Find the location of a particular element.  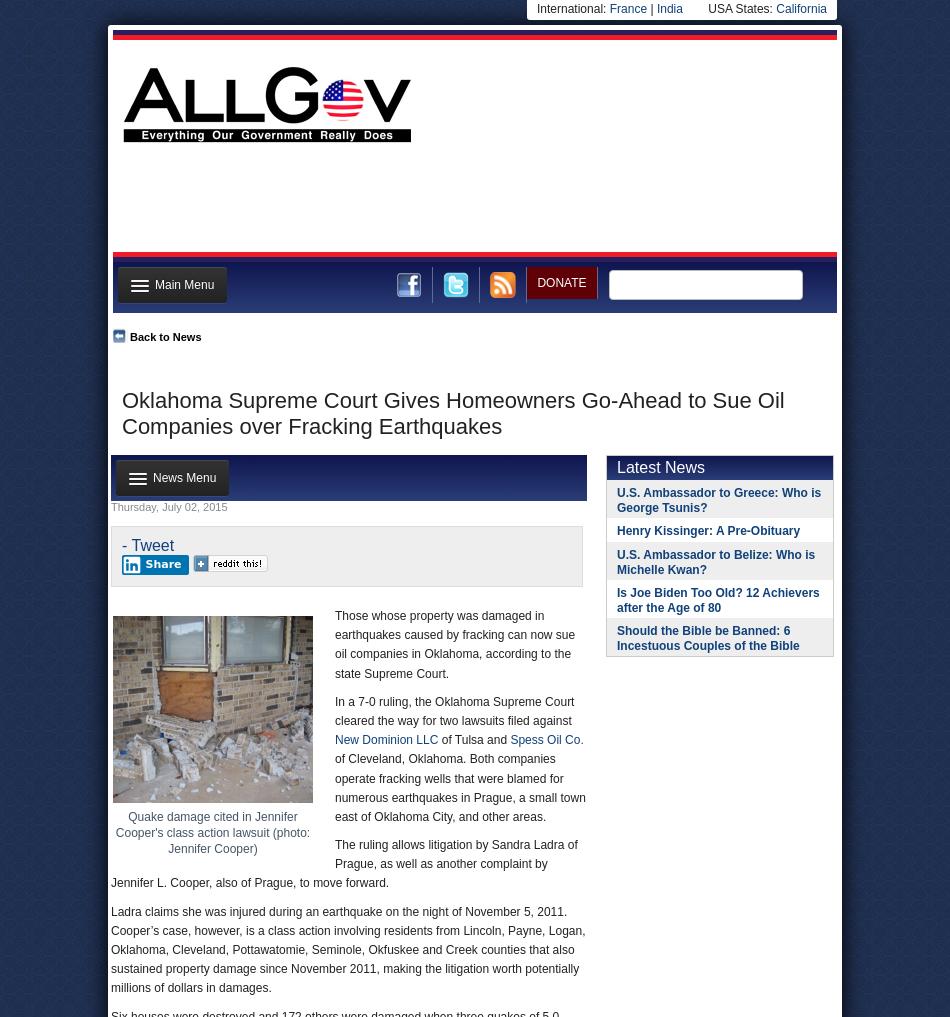

'Quake damage cited in Jennifer Cooper's class action lawsuit (photo: Jennifer Cooper)' is located at coordinates (212, 832).